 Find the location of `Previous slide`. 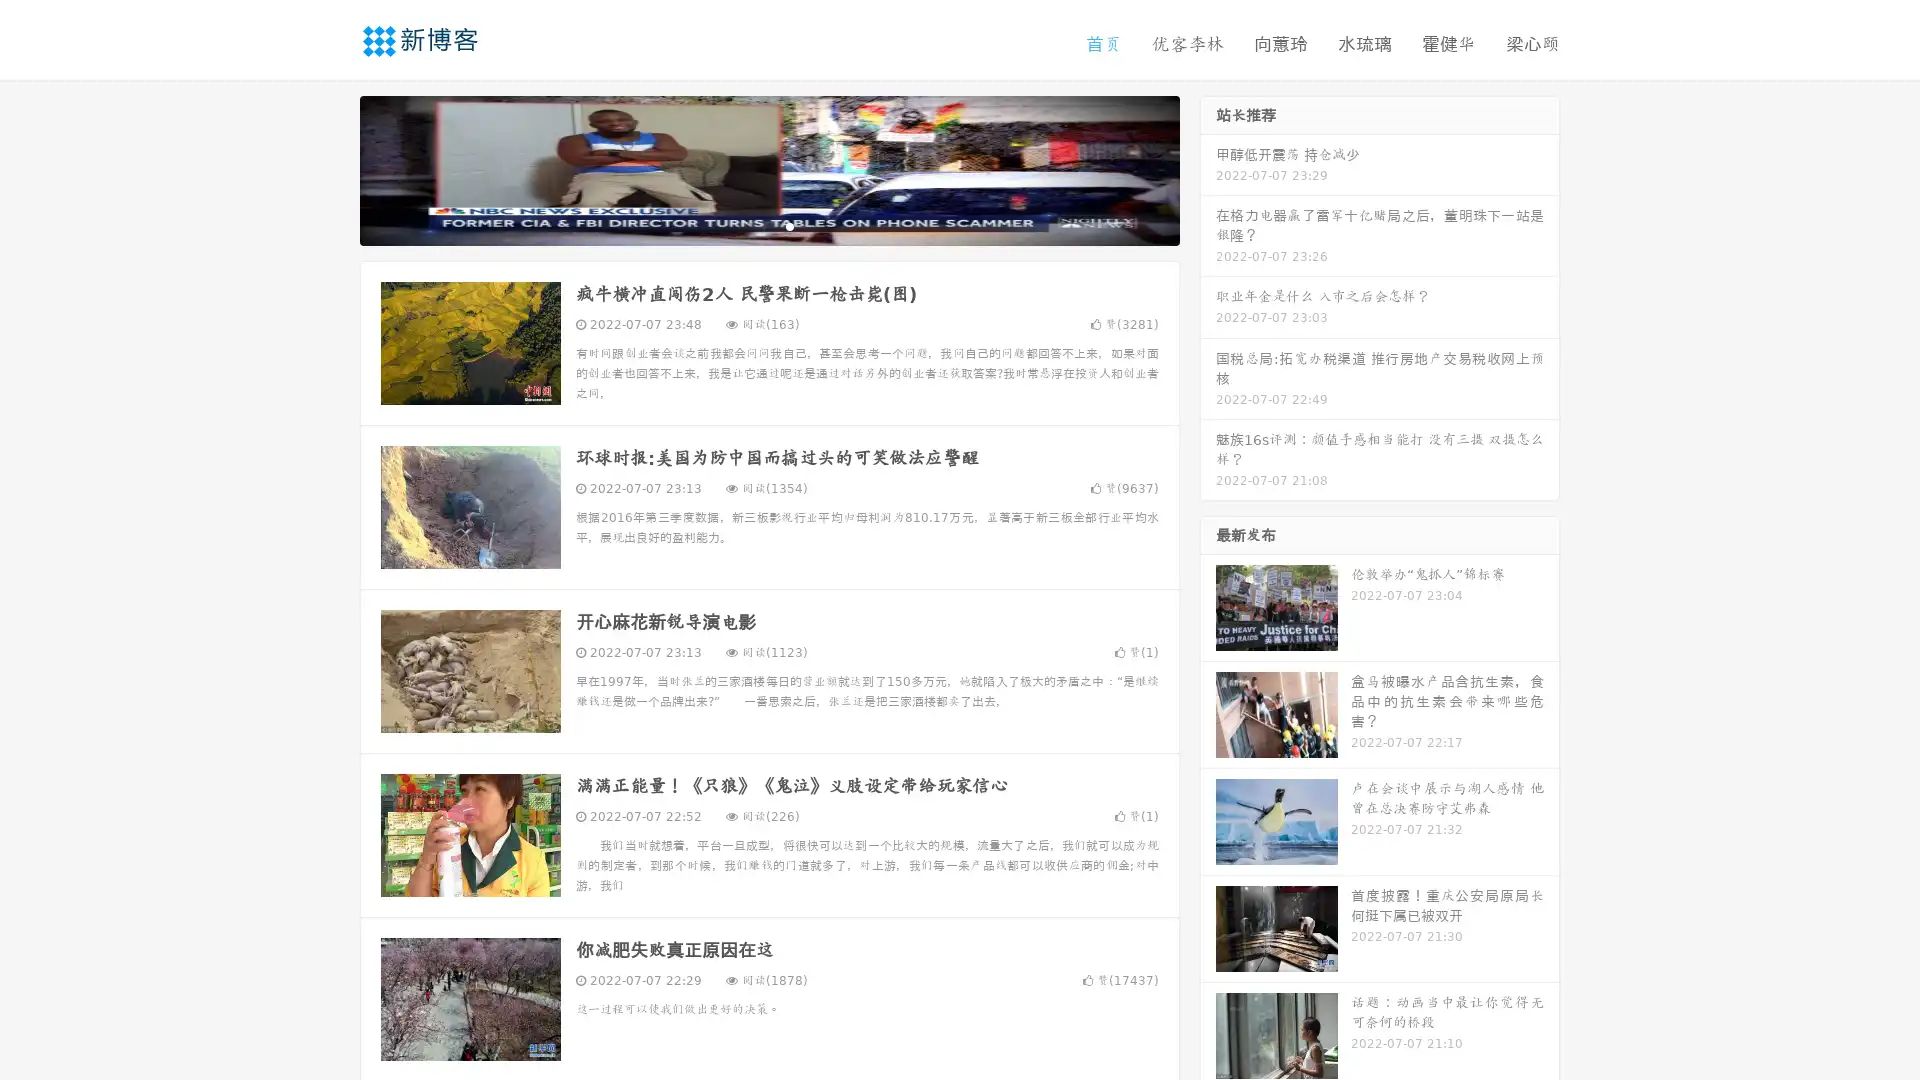

Previous slide is located at coordinates (330, 168).